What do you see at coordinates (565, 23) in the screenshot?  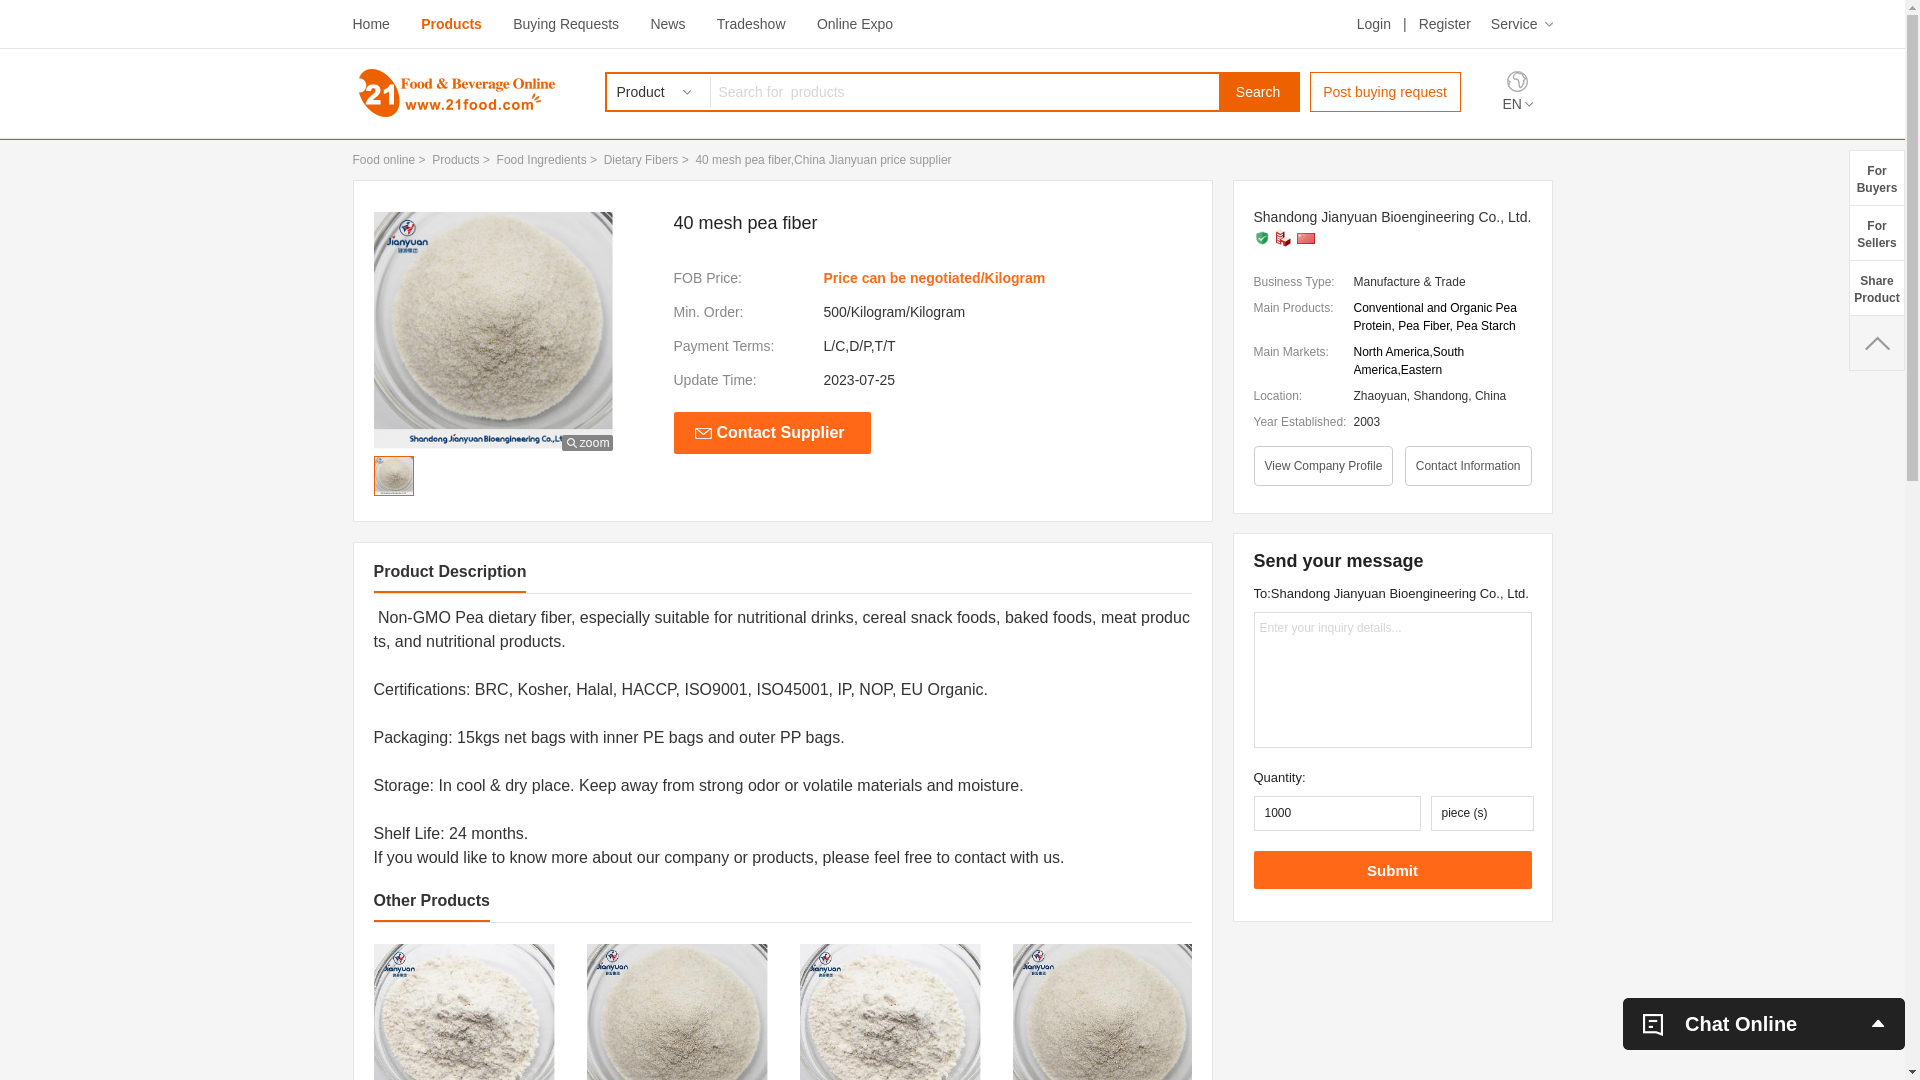 I see `'Buying Requests'` at bounding box center [565, 23].